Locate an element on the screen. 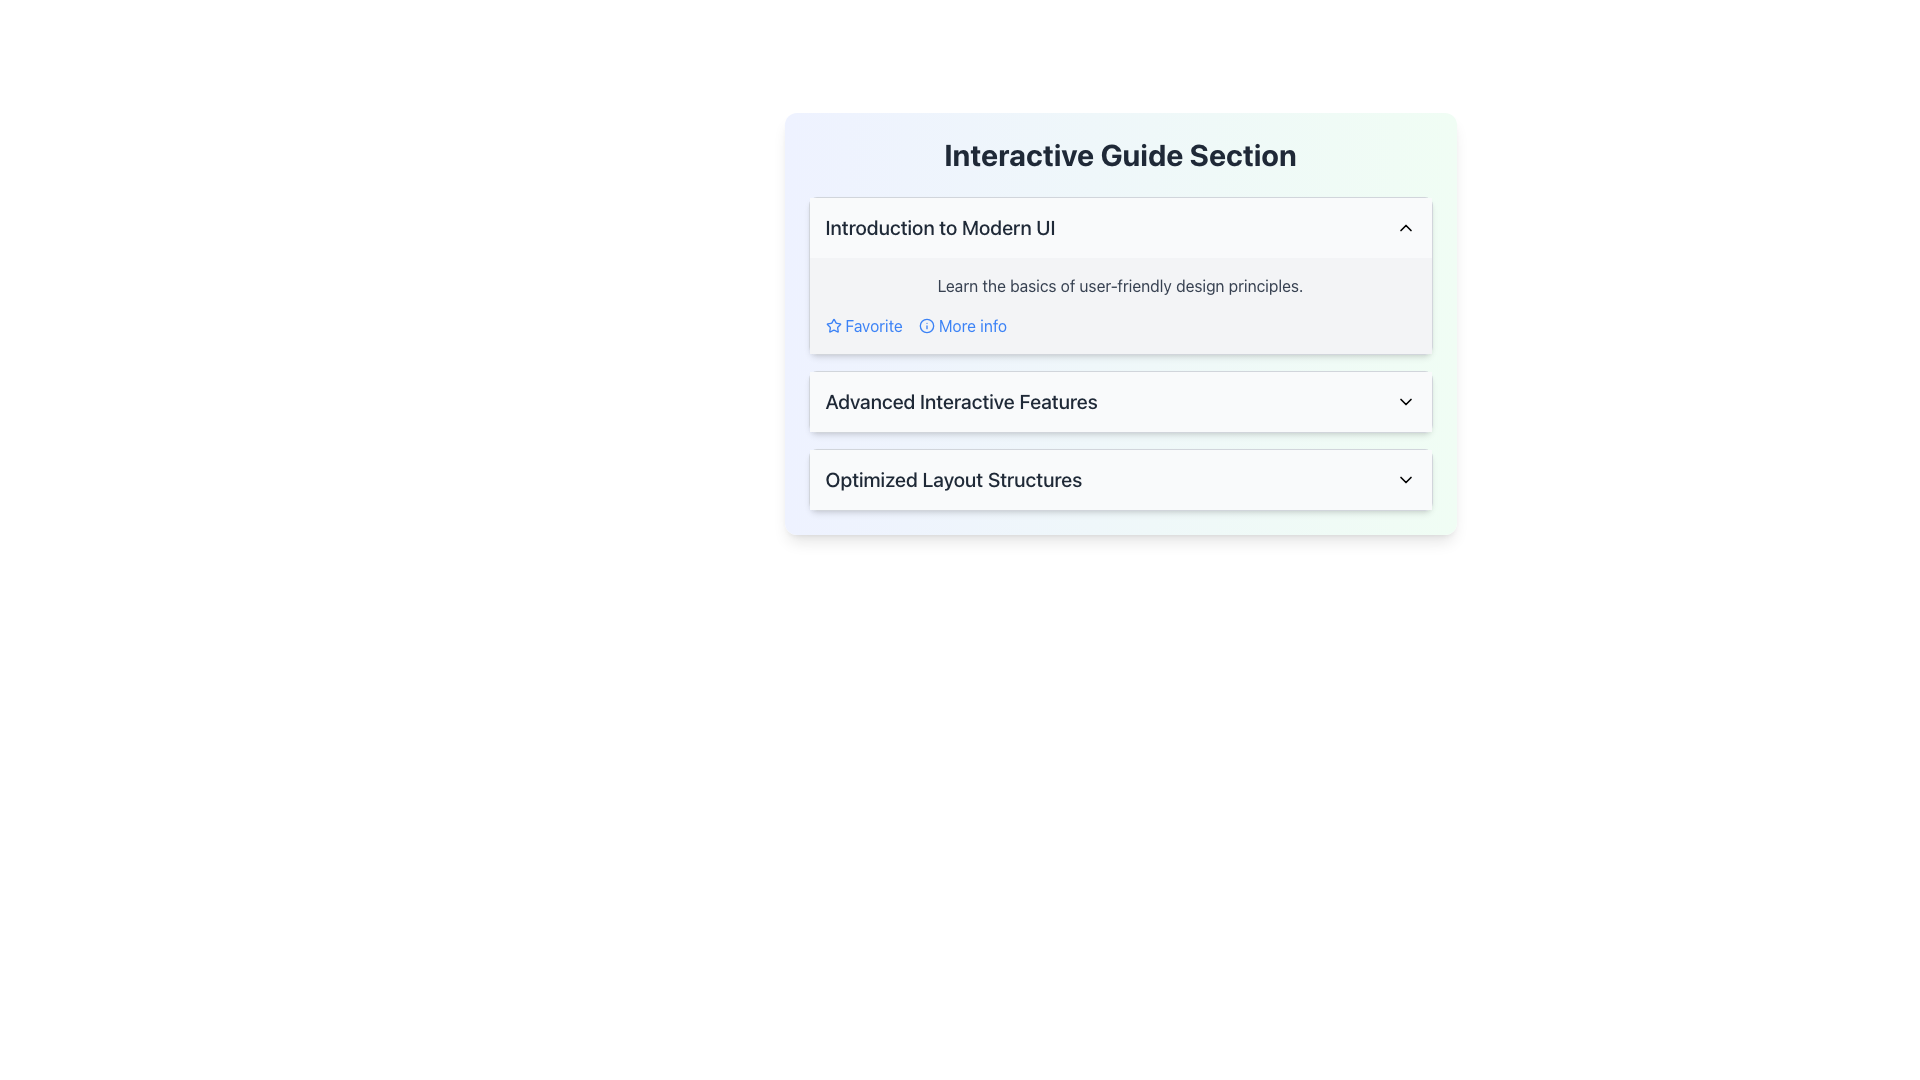  the chevron icon at the far right of the 'Introduction to Modern UI' section header to indicate its interactability for collapsing or expanding the associated content is located at coordinates (1404, 226).